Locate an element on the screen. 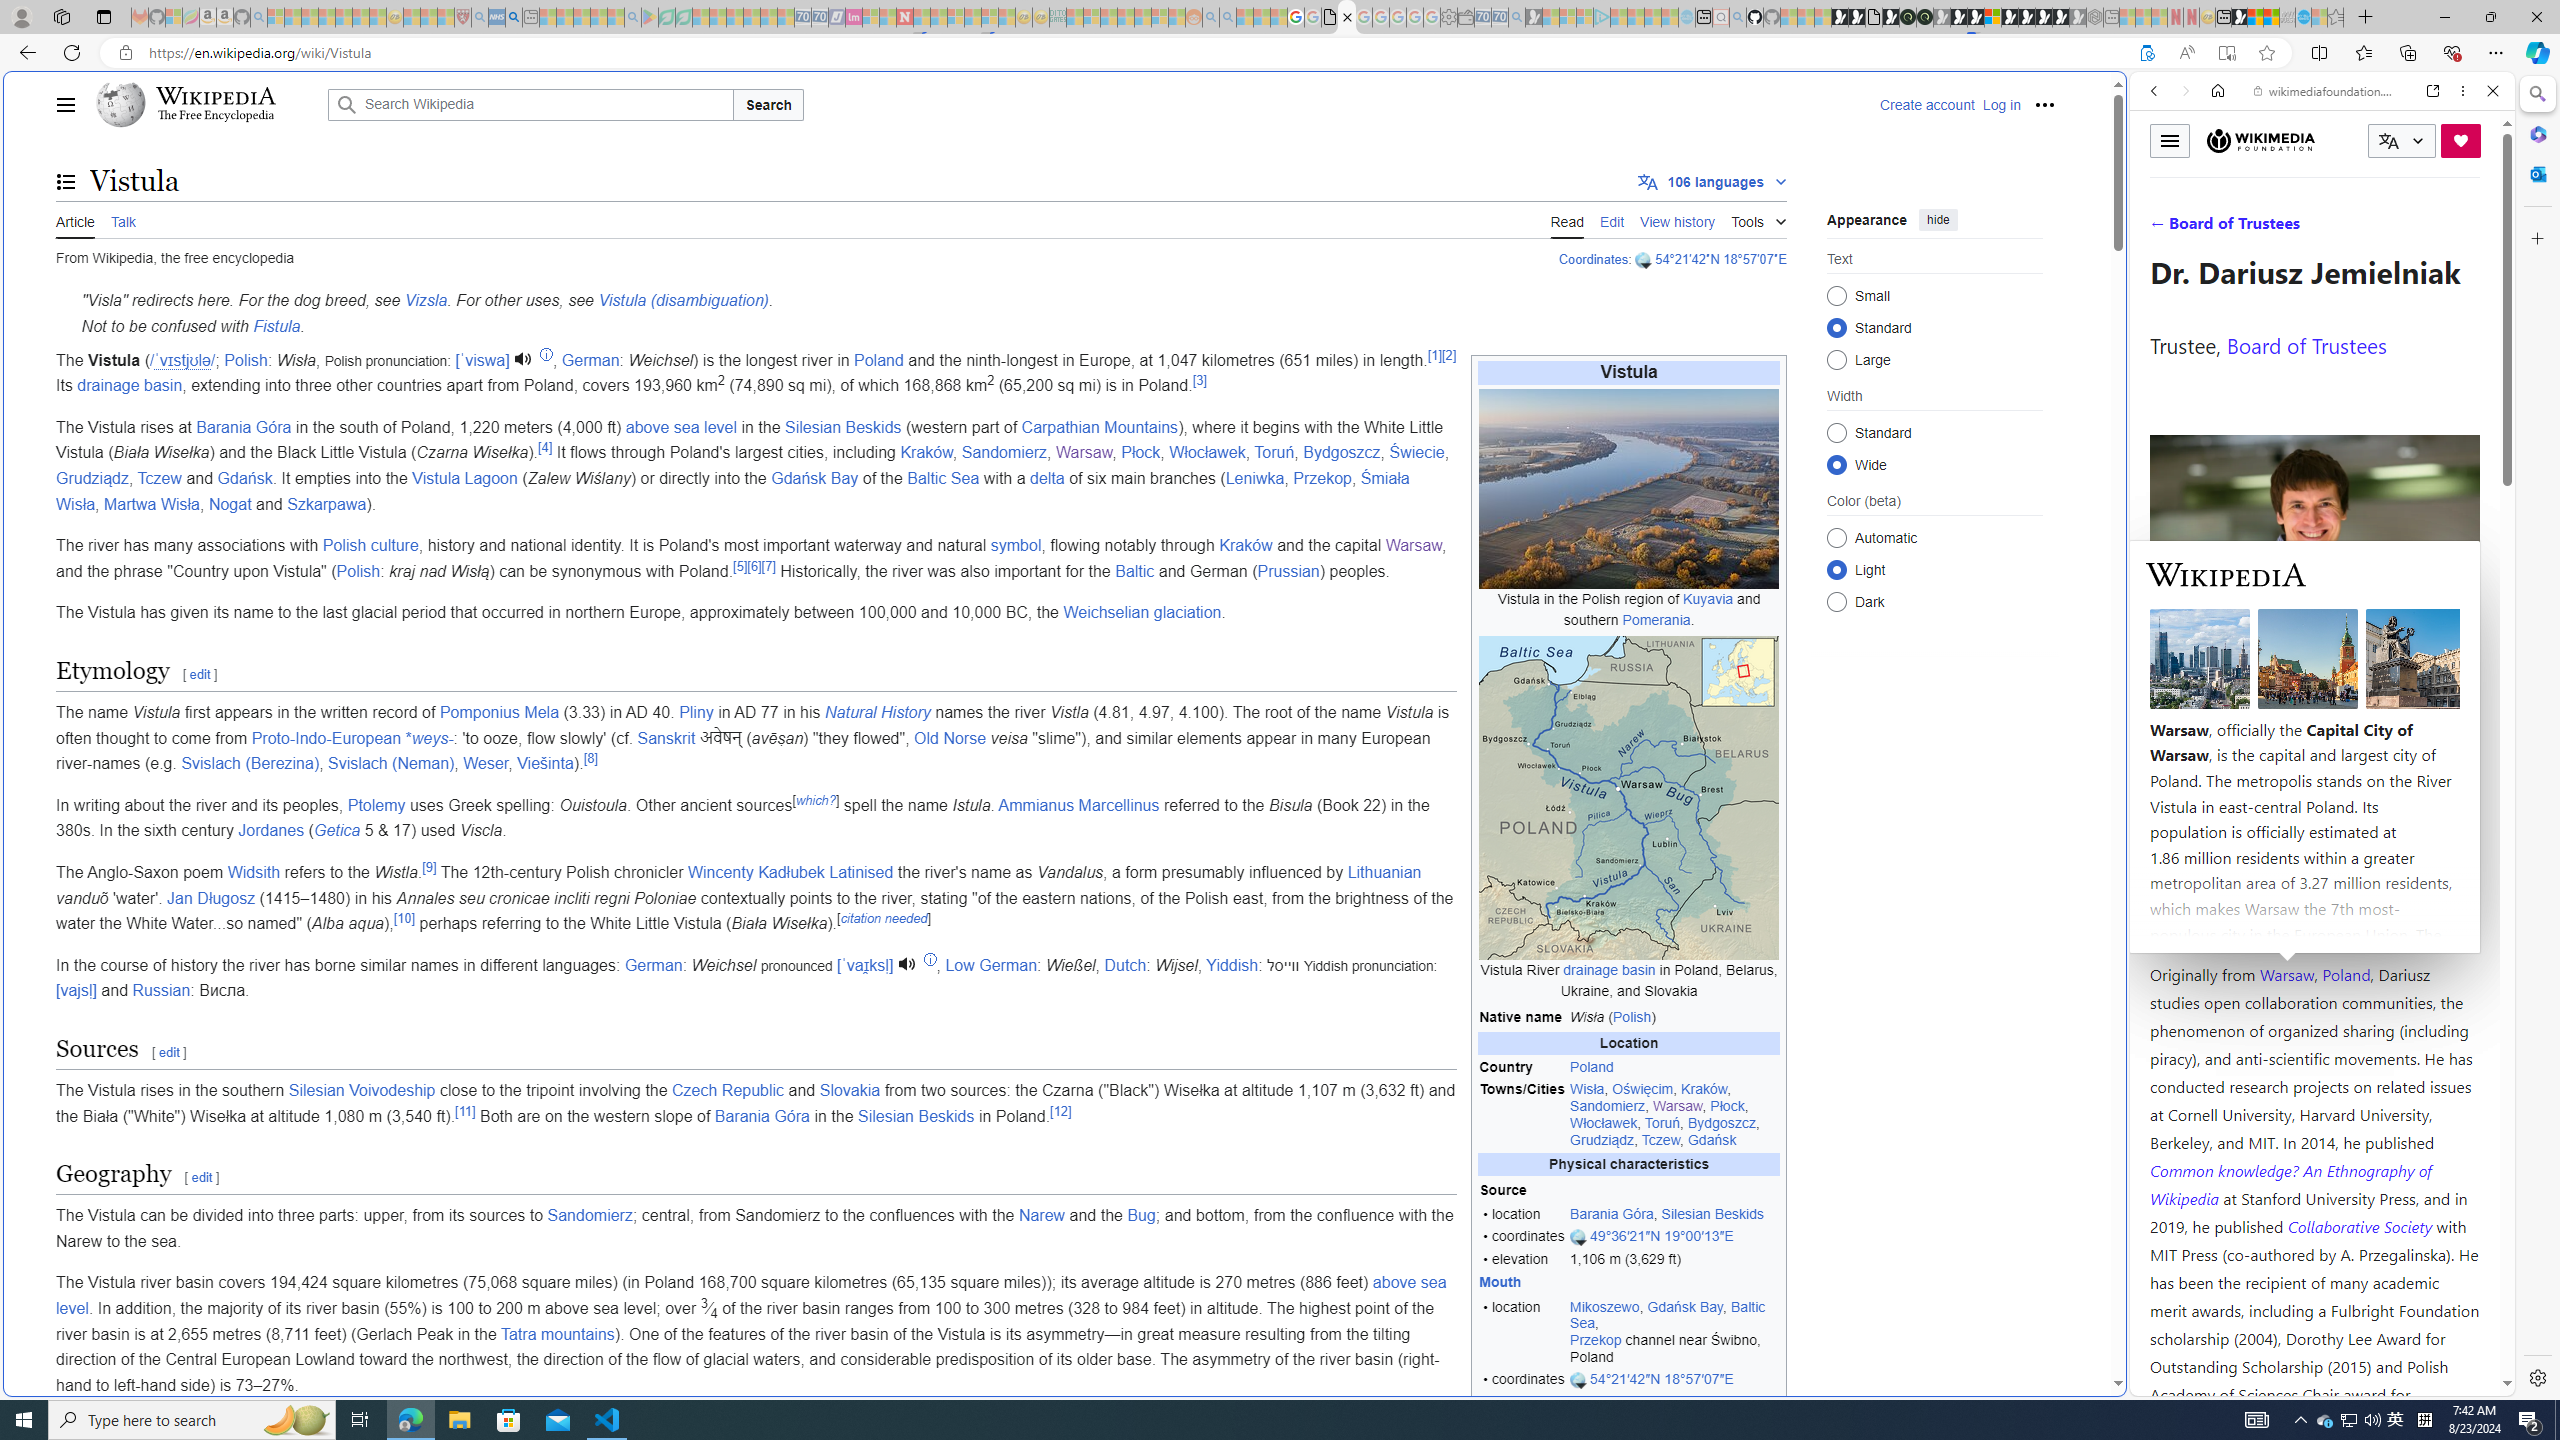 Image resolution: width=2560 pixels, height=1440 pixels. 'Prussian' is located at coordinates (1288, 570).